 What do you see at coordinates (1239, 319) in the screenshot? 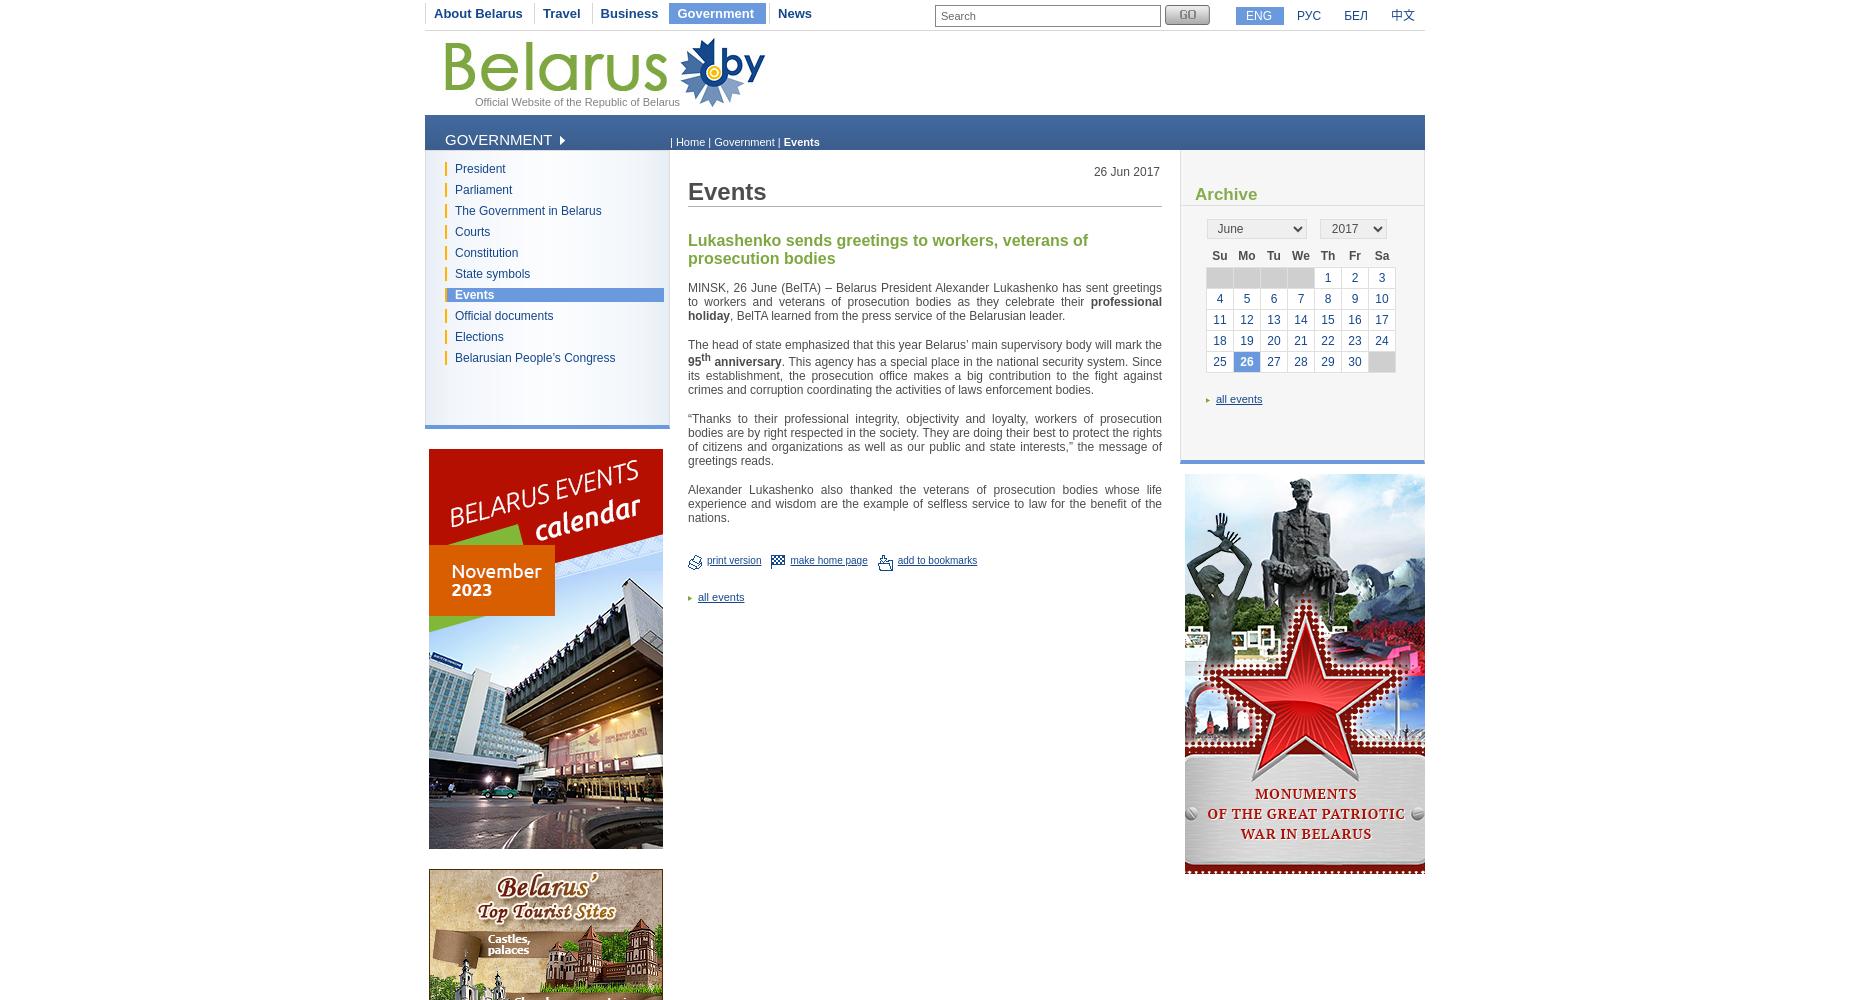
I see `'12'` at bounding box center [1239, 319].